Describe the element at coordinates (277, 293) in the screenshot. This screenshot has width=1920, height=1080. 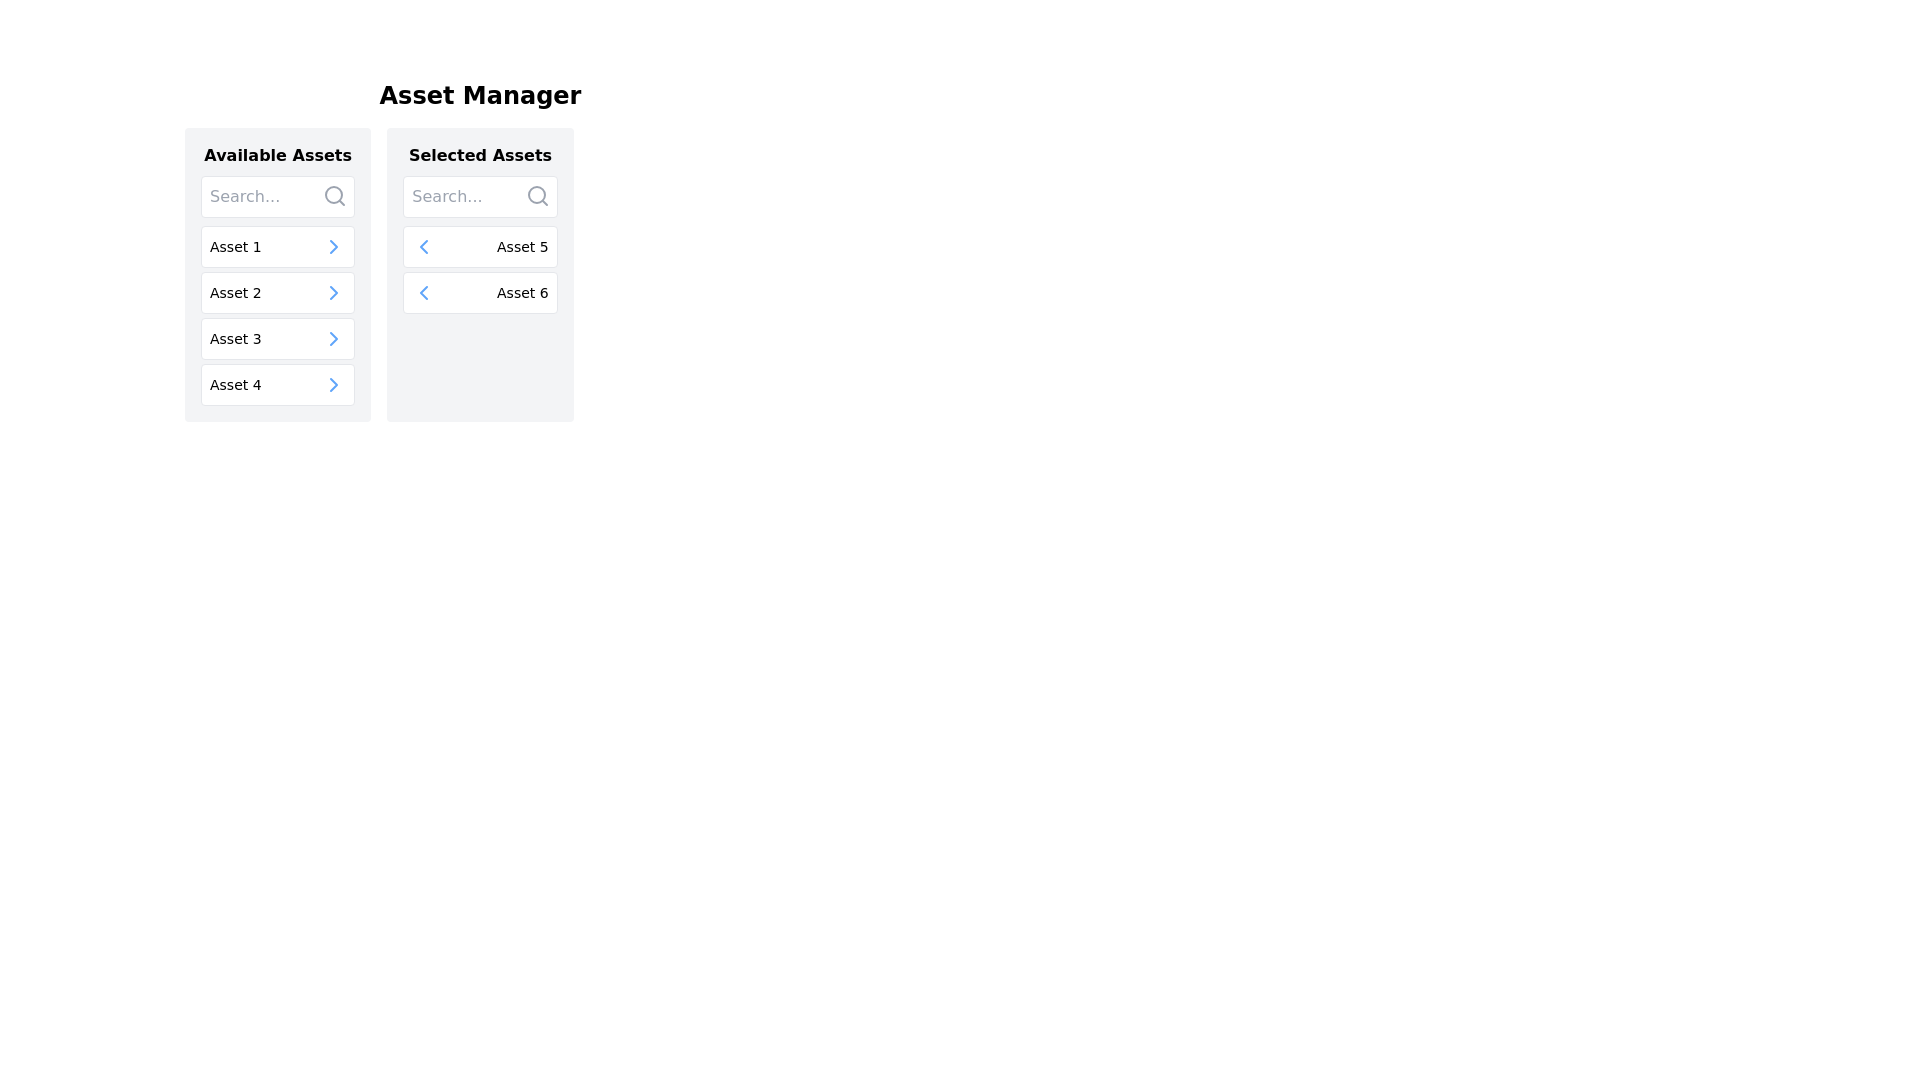
I see `the second selectable item in the 'Available Assets' list` at that location.